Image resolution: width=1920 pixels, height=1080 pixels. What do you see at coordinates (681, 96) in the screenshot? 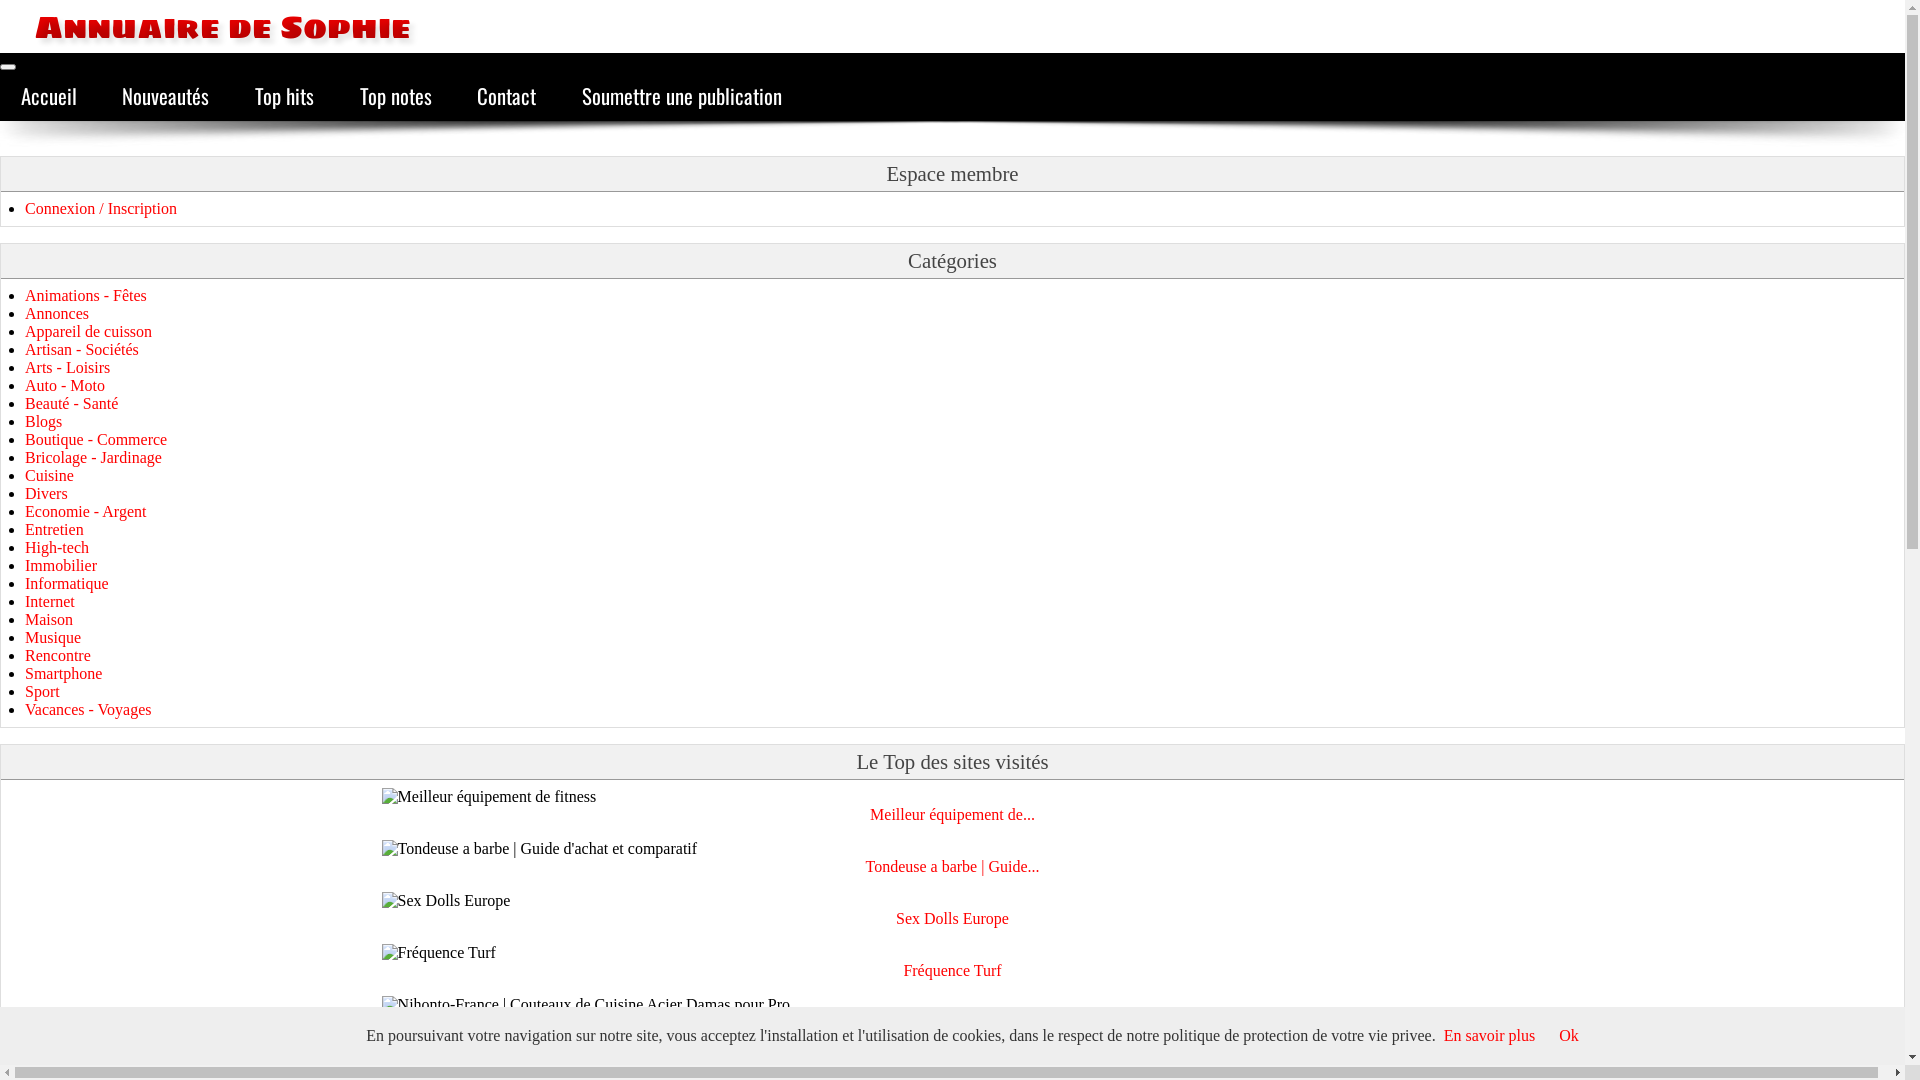
I see `'Soumettre une publication'` at bounding box center [681, 96].